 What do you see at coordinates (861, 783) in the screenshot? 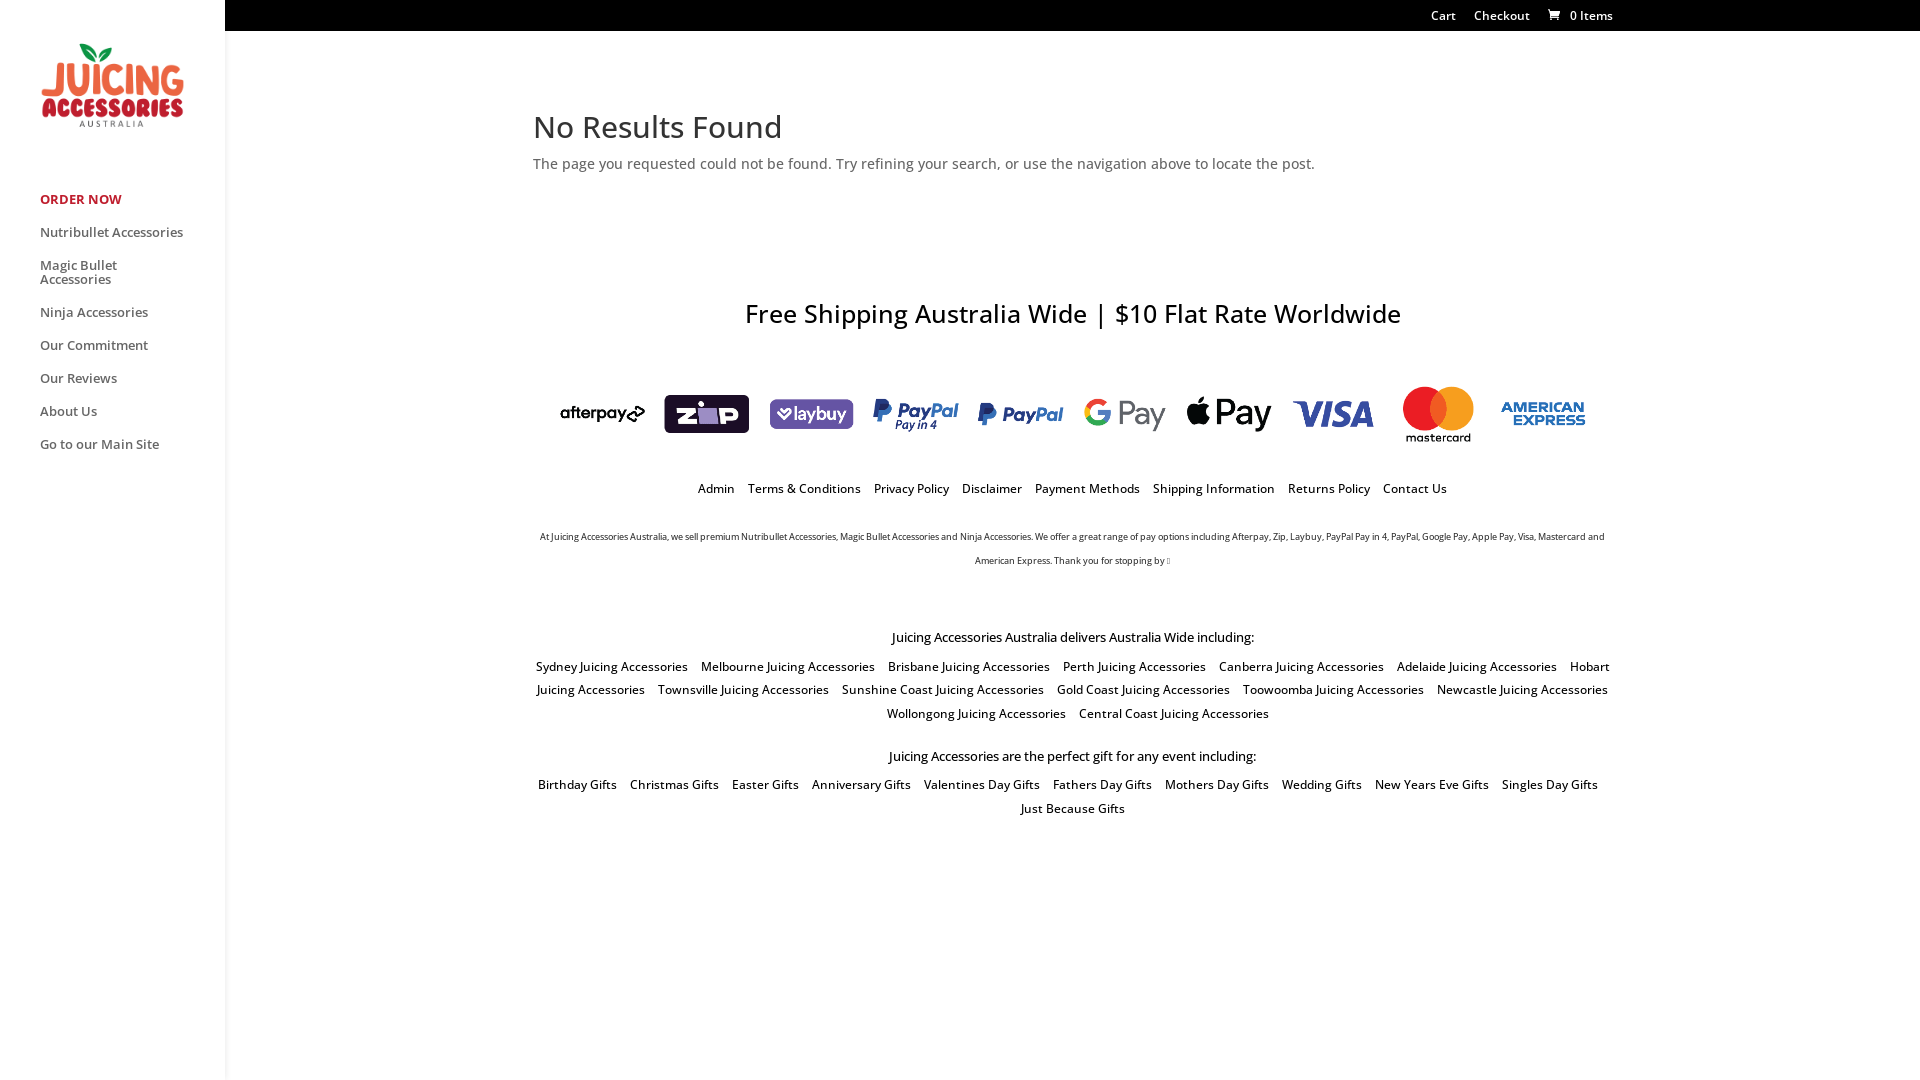
I see `'Anniversary Gifts'` at bounding box center [861, 783].